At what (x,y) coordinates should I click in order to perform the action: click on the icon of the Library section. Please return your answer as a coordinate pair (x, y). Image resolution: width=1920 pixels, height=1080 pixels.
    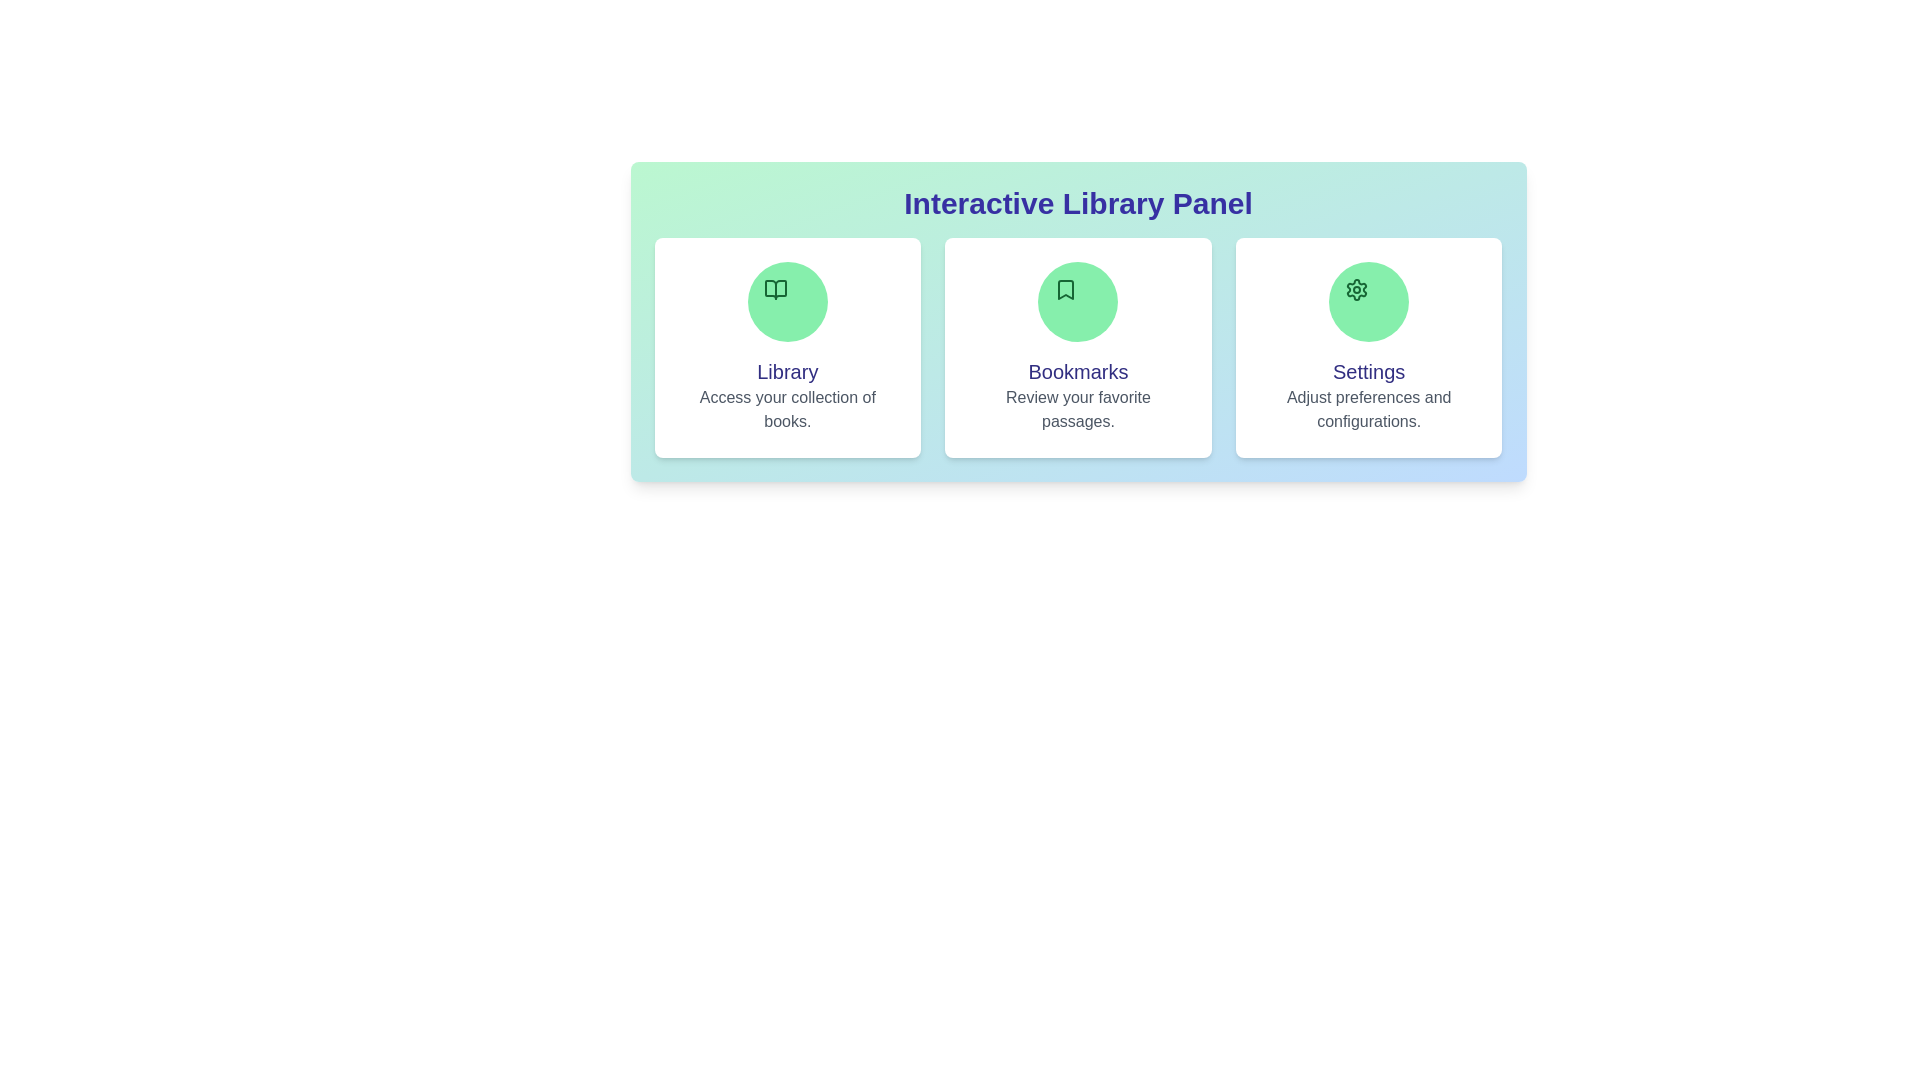
    Looking at the image, I should click on (786, 301).